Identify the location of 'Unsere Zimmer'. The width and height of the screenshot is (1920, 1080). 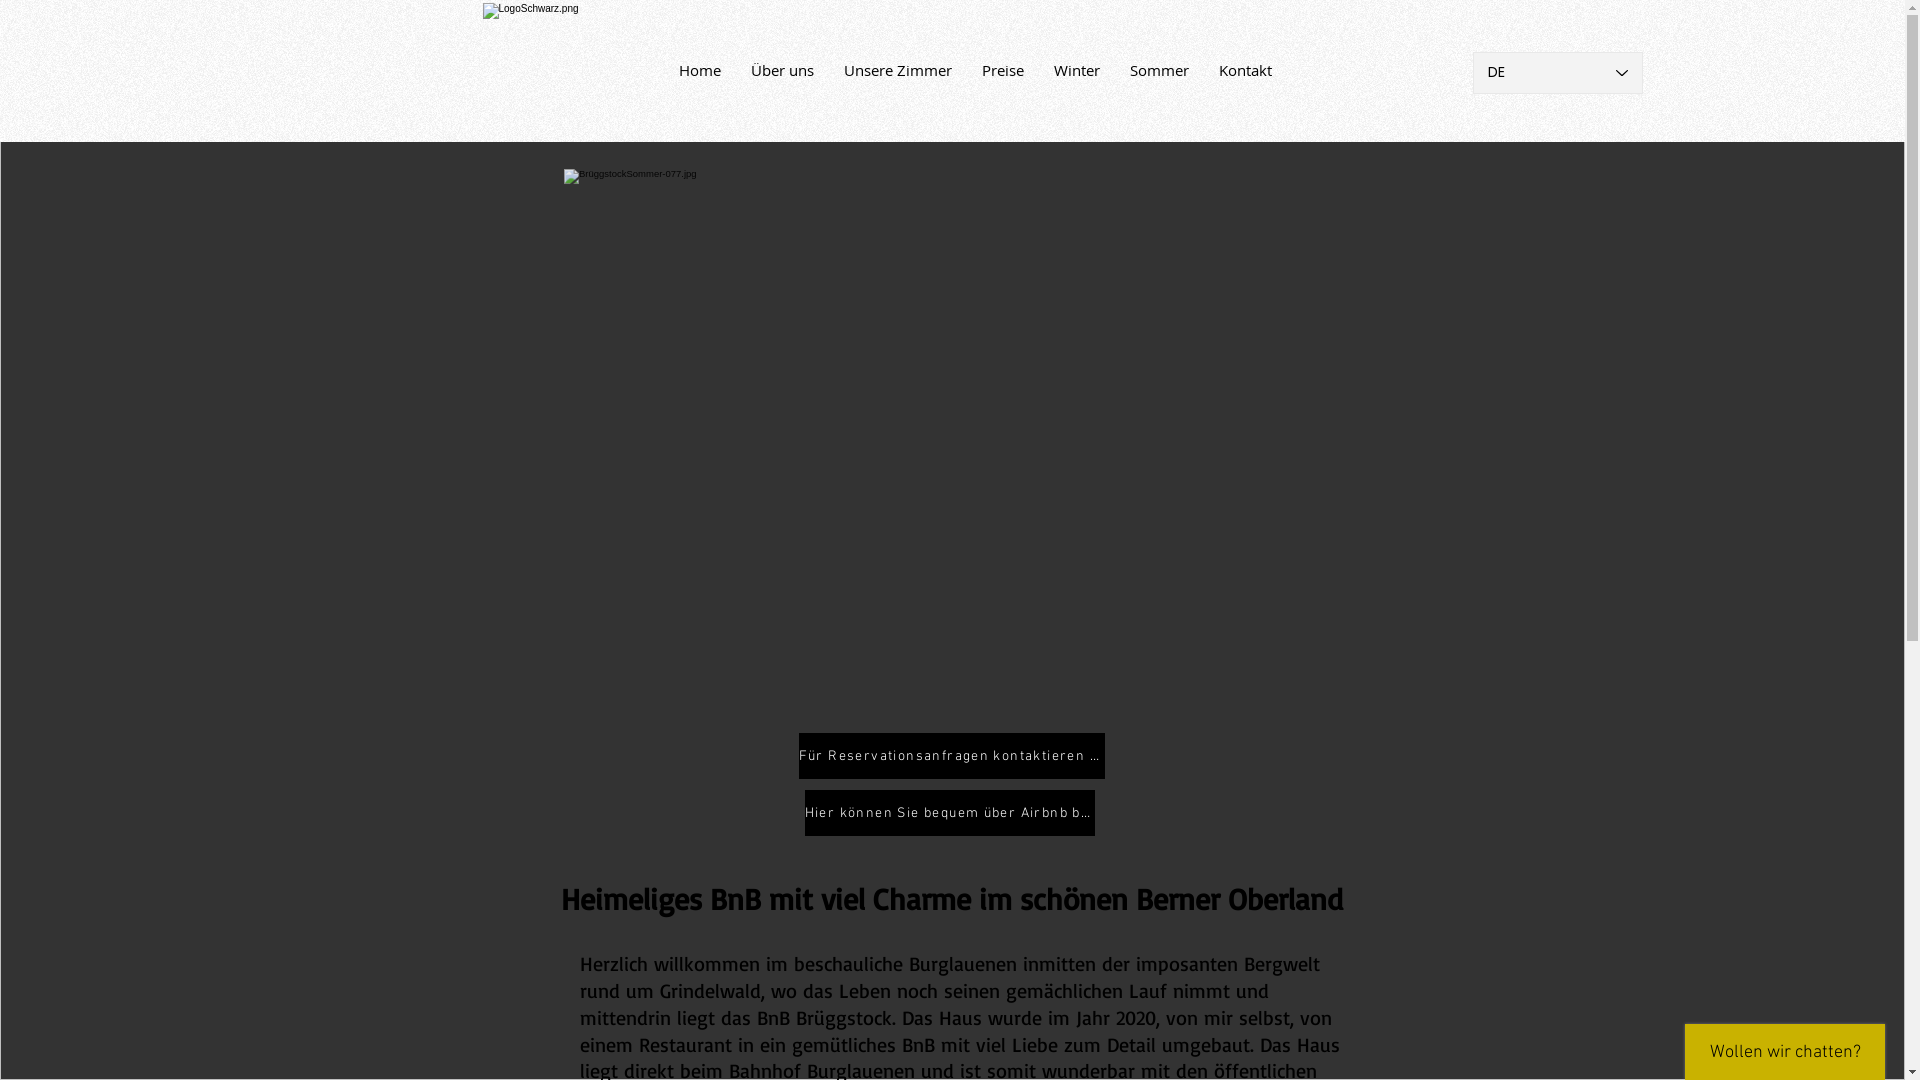
(896, 68).